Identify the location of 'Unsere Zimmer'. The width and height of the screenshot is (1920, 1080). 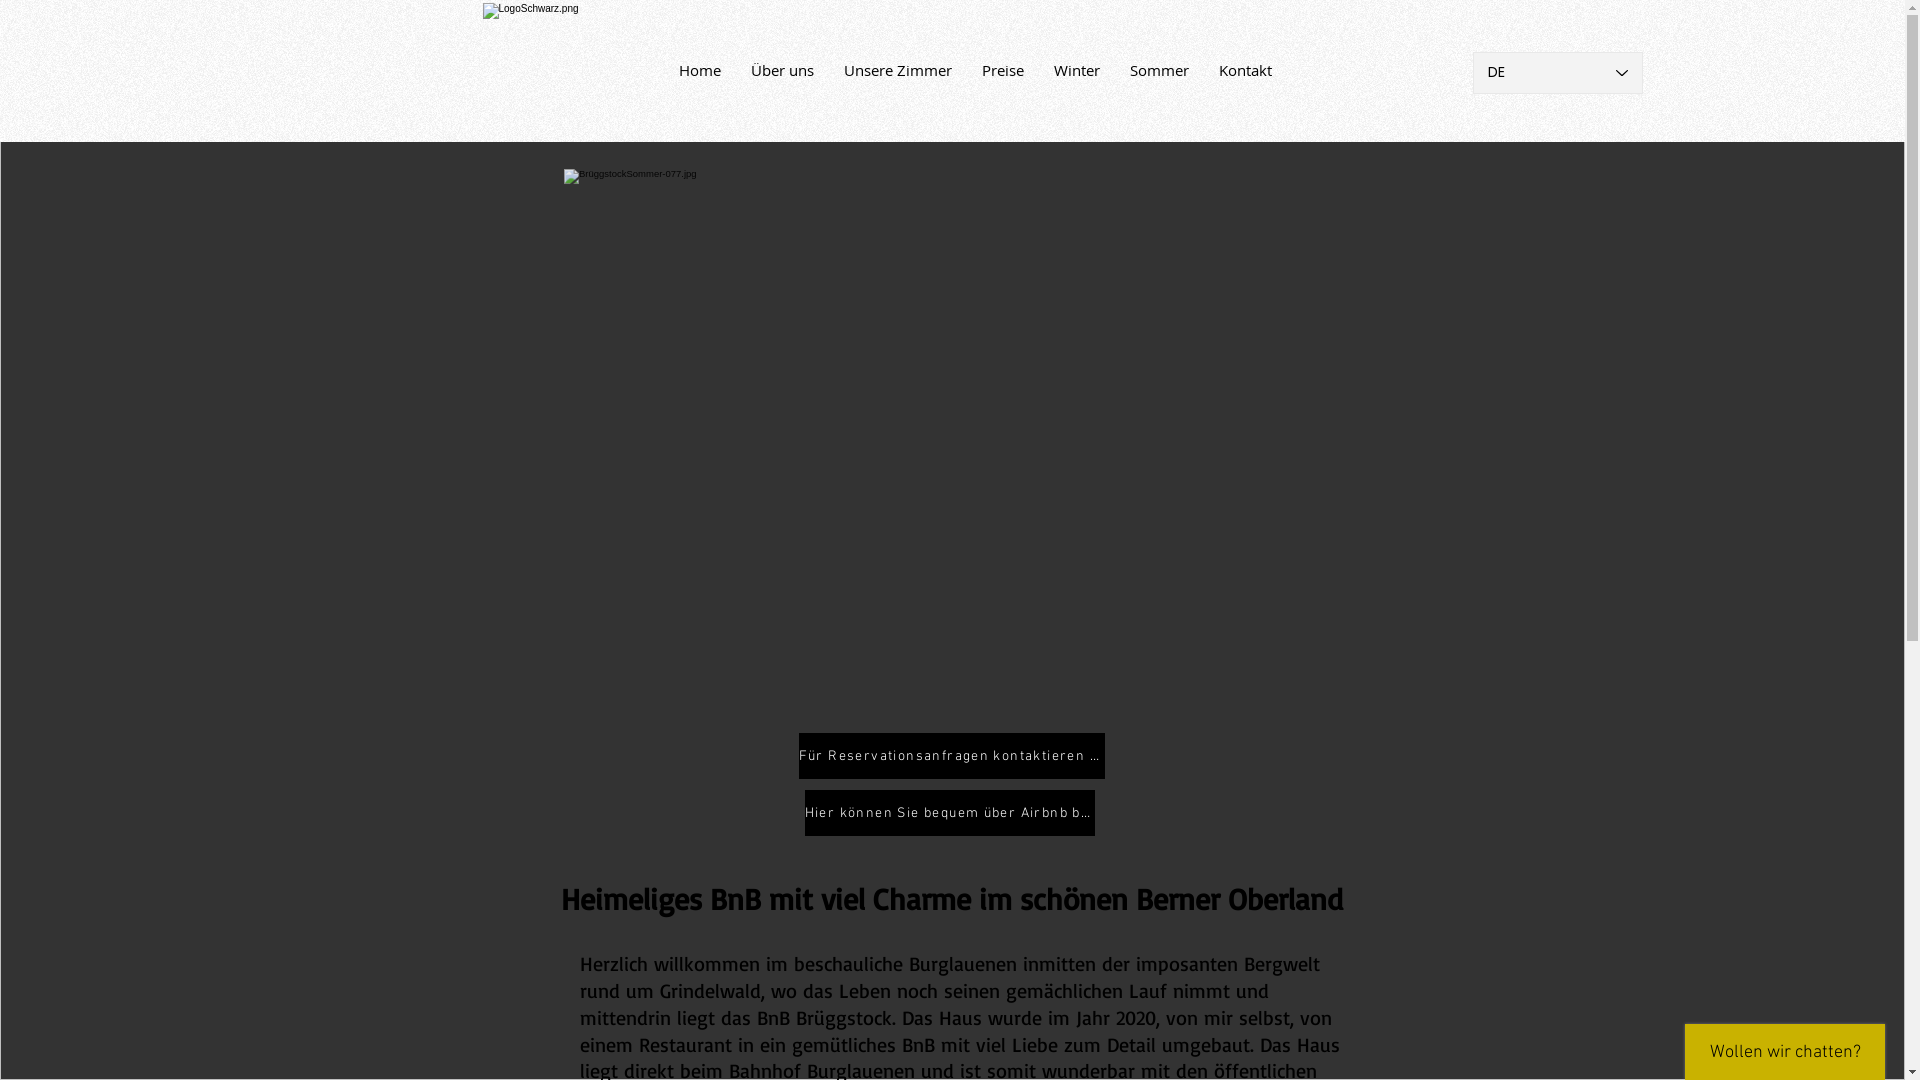
(896, 68).